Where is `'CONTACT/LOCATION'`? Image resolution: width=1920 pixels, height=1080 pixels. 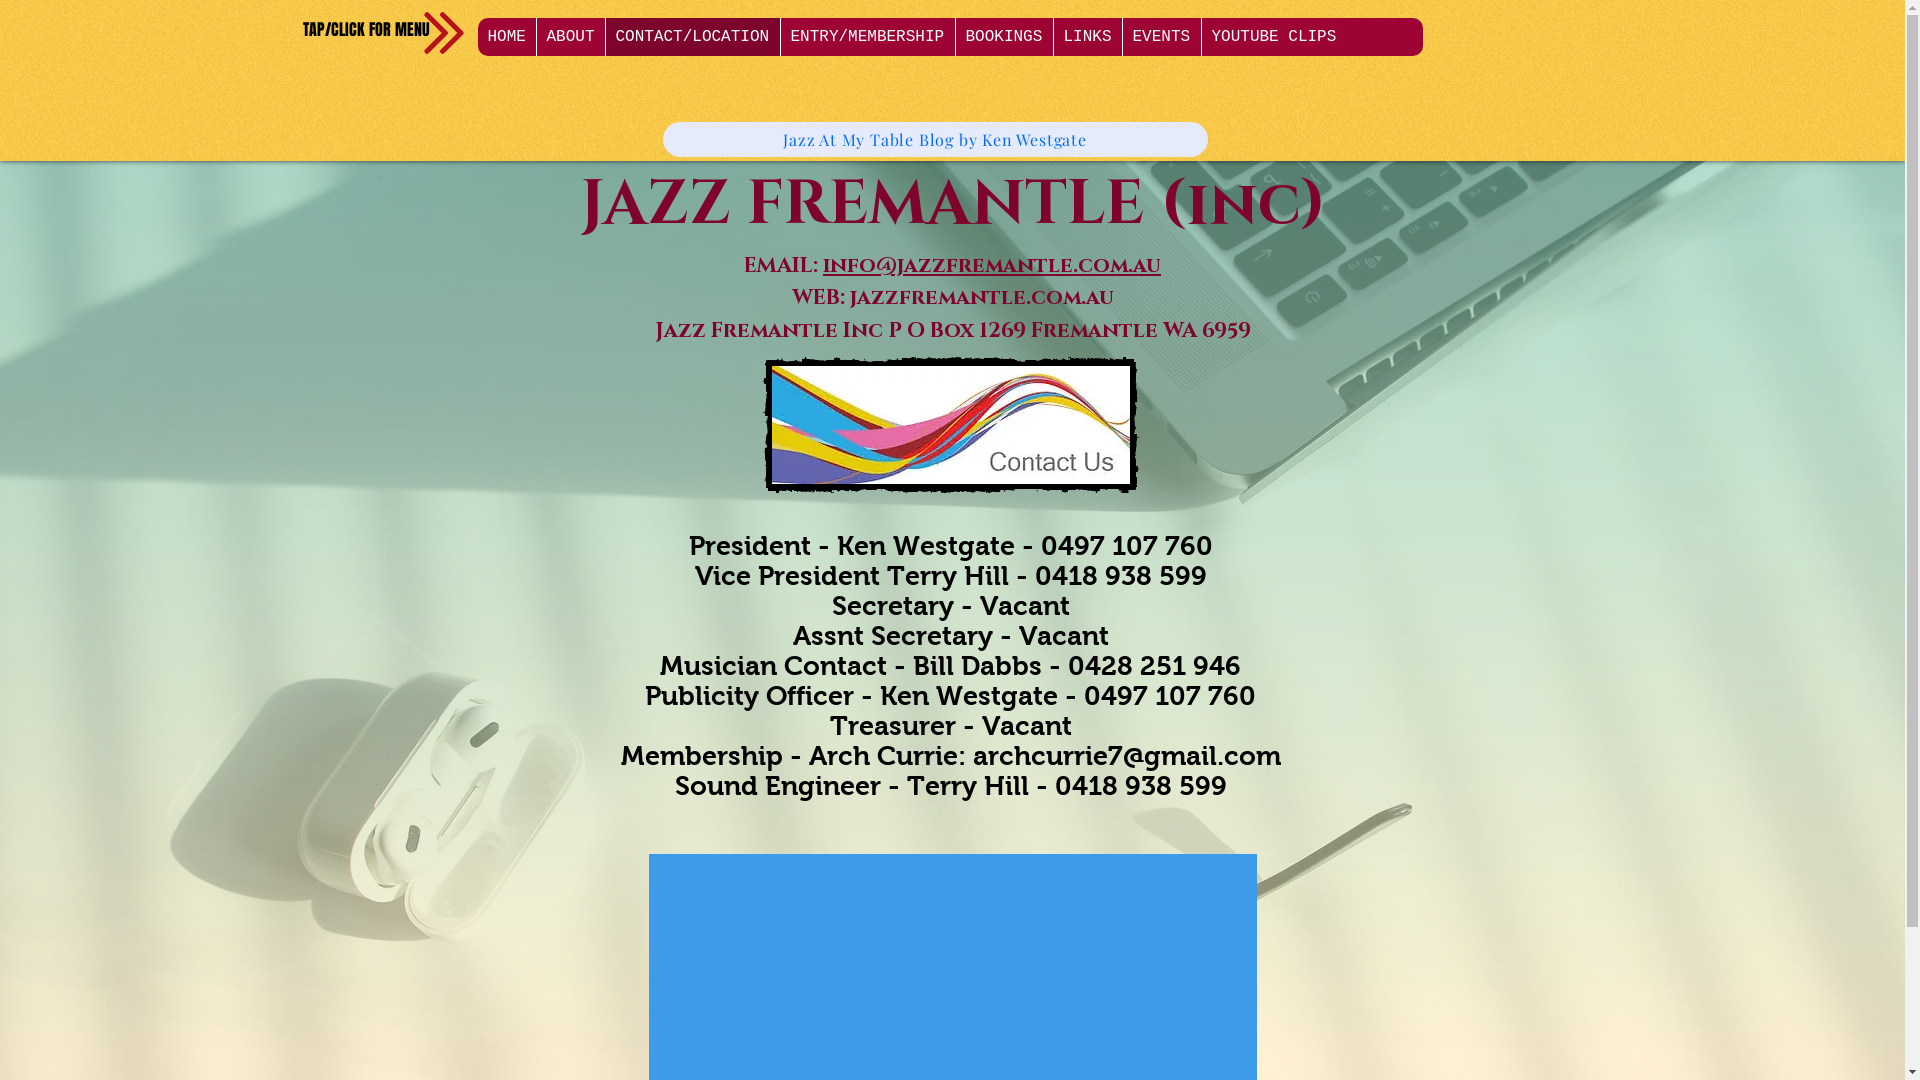
'CONTACT/LOCATION' is located at coordinates (691, 37).